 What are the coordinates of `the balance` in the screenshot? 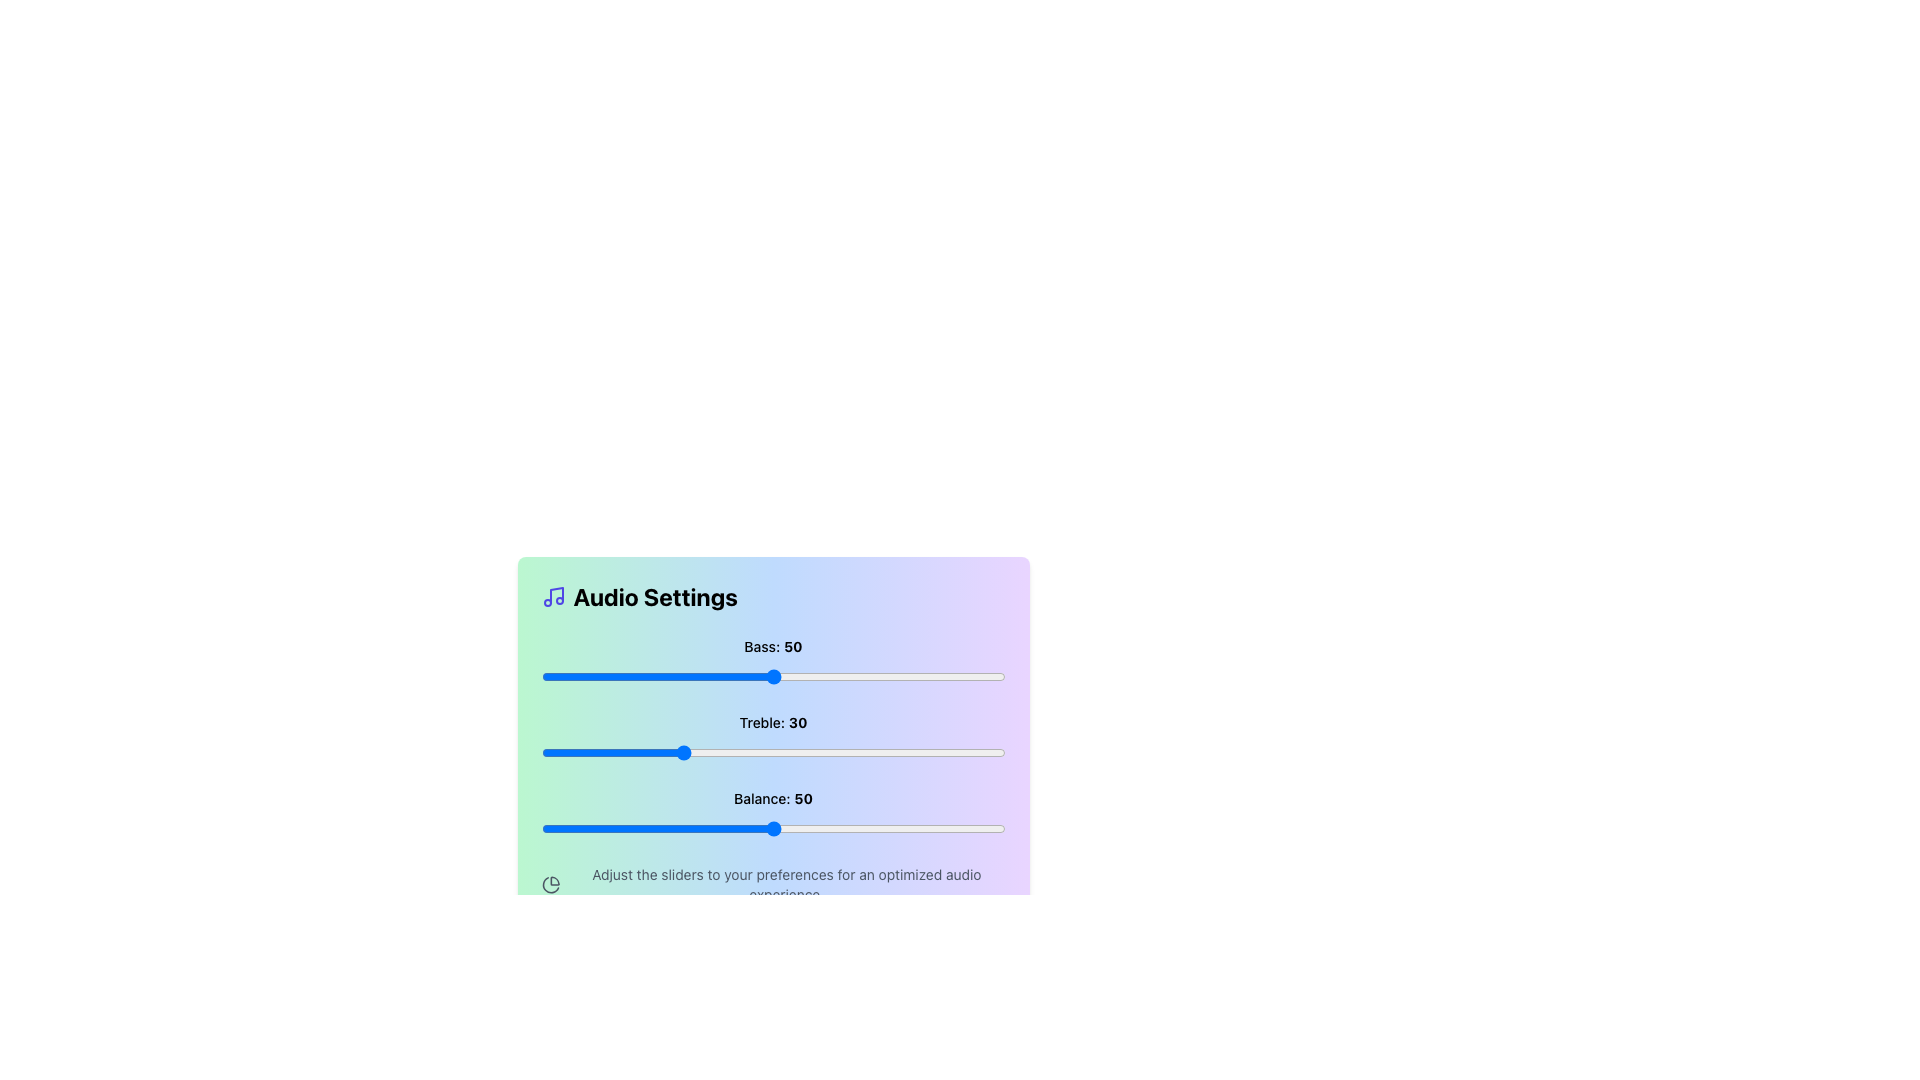 It's located at (916, 829).